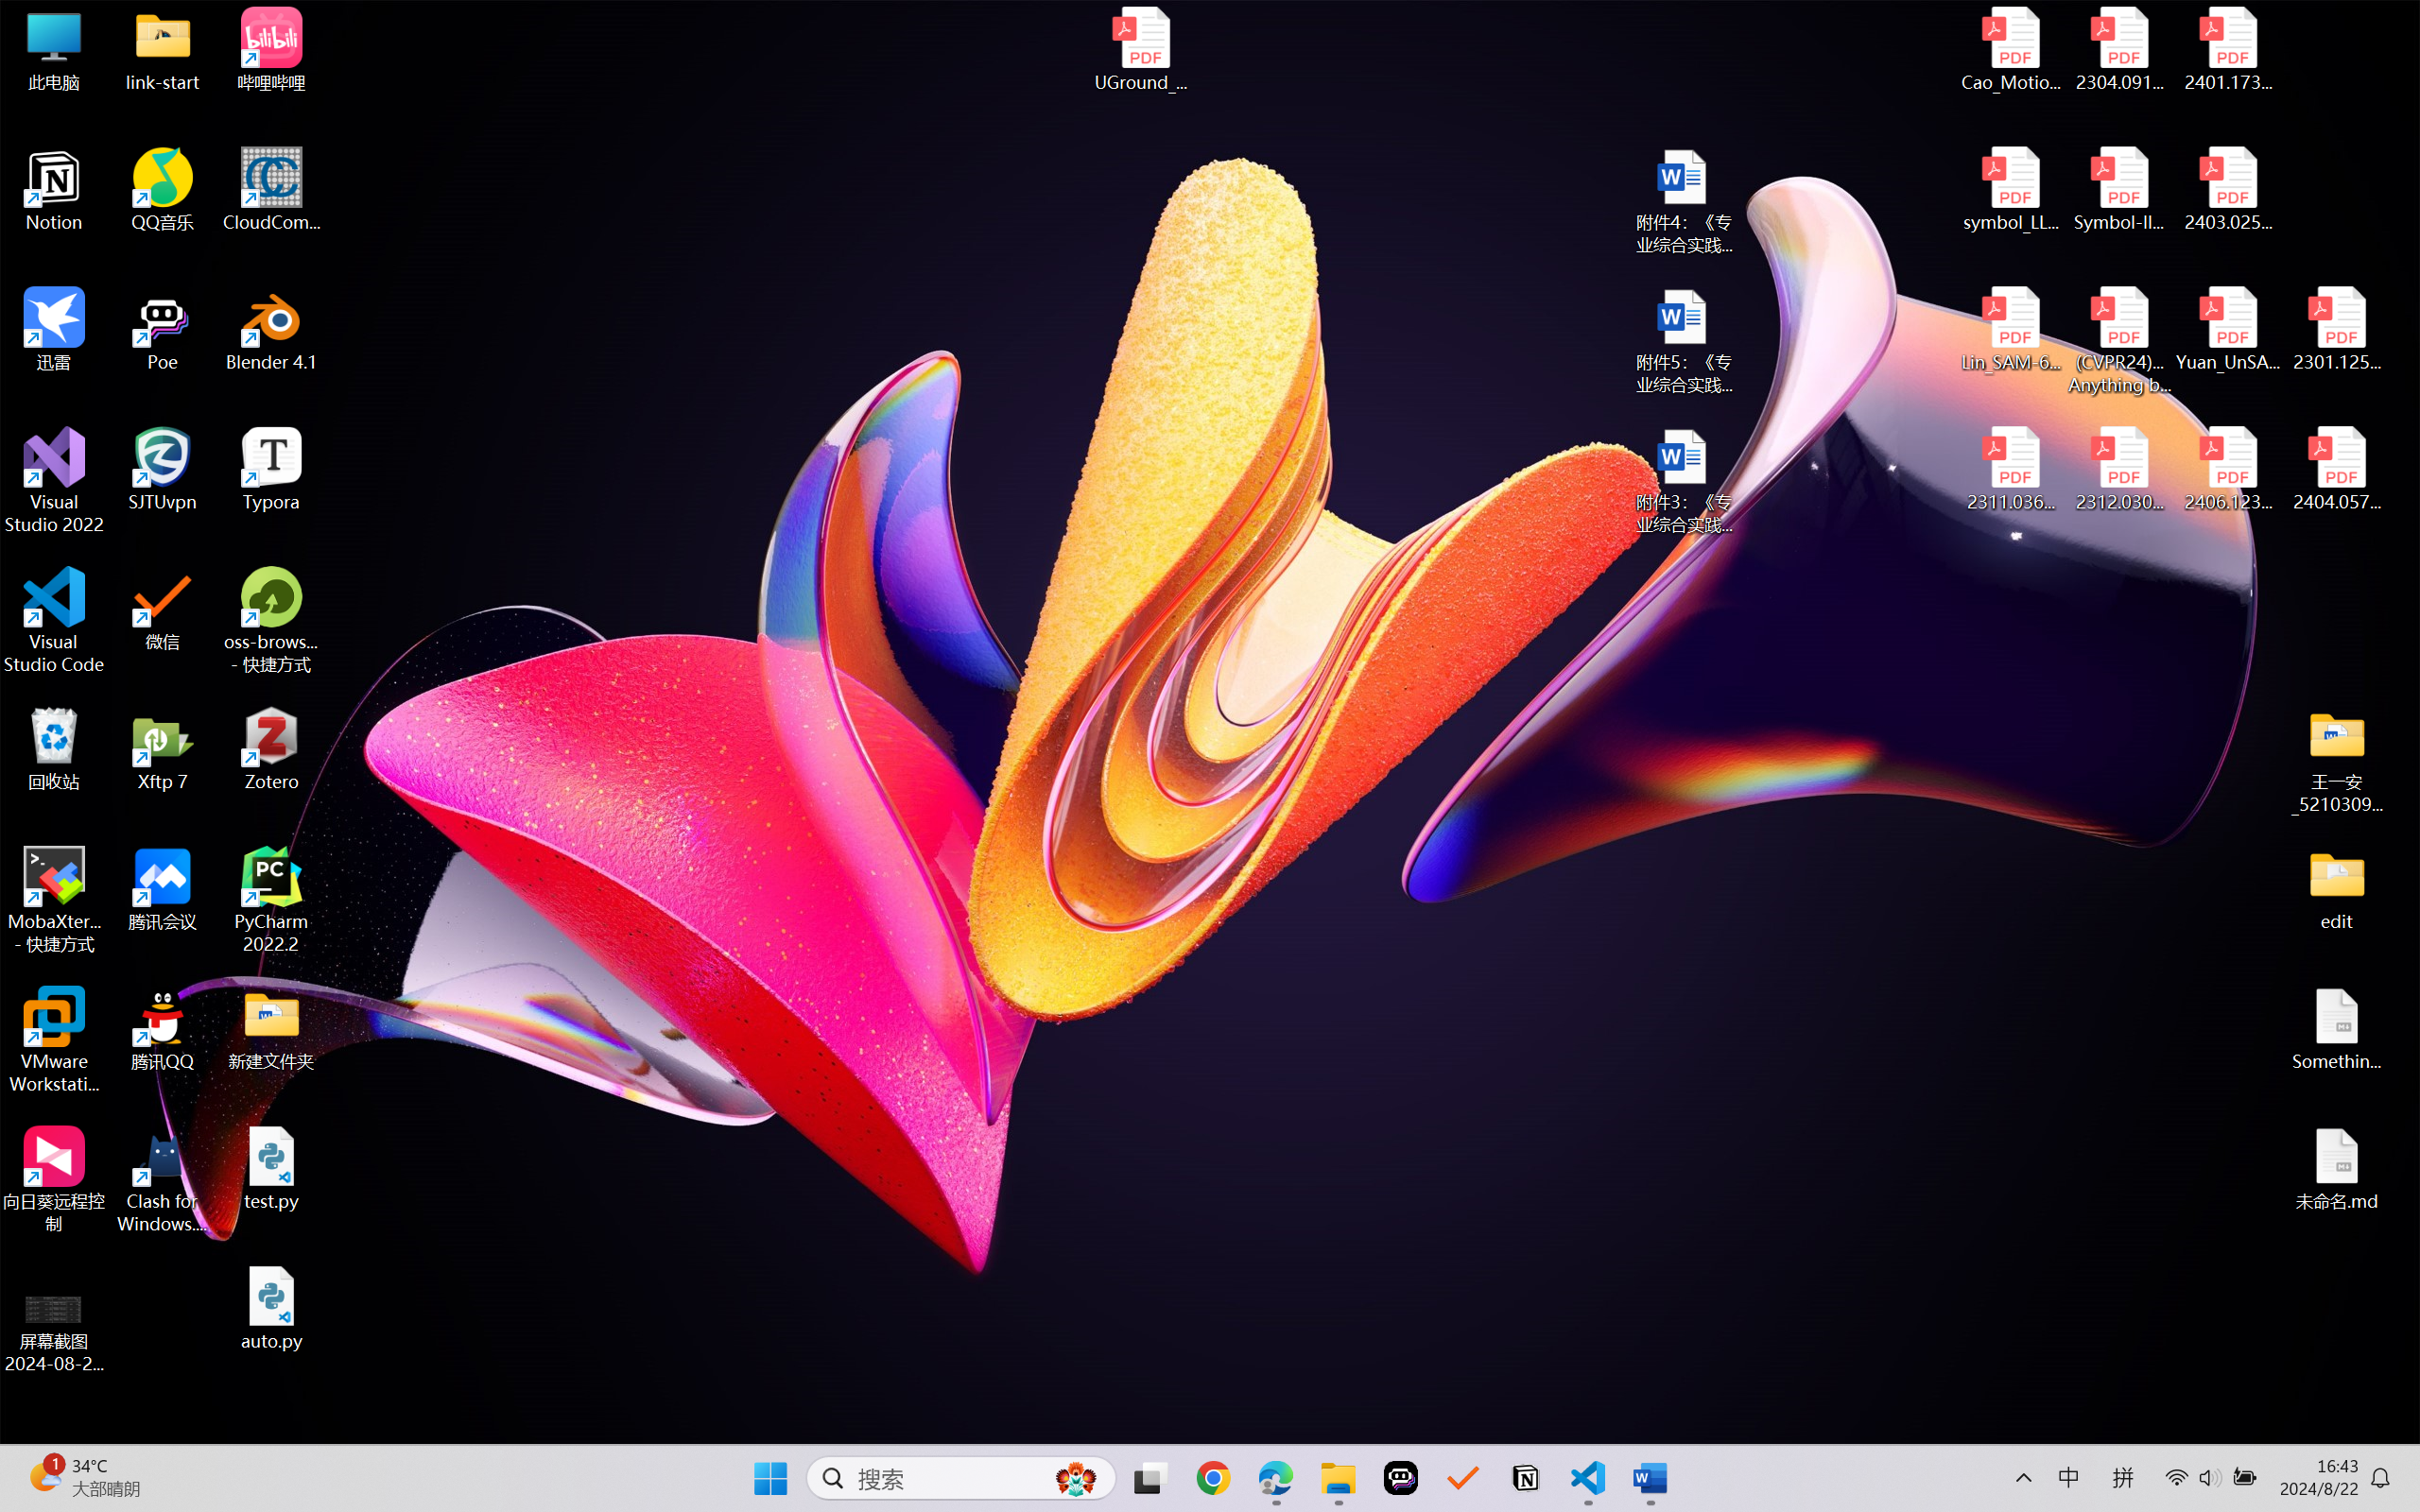  Describe the element at coordinates (53, 481) in the screenshot. I see `'Visual Studio 2022'` at that location.